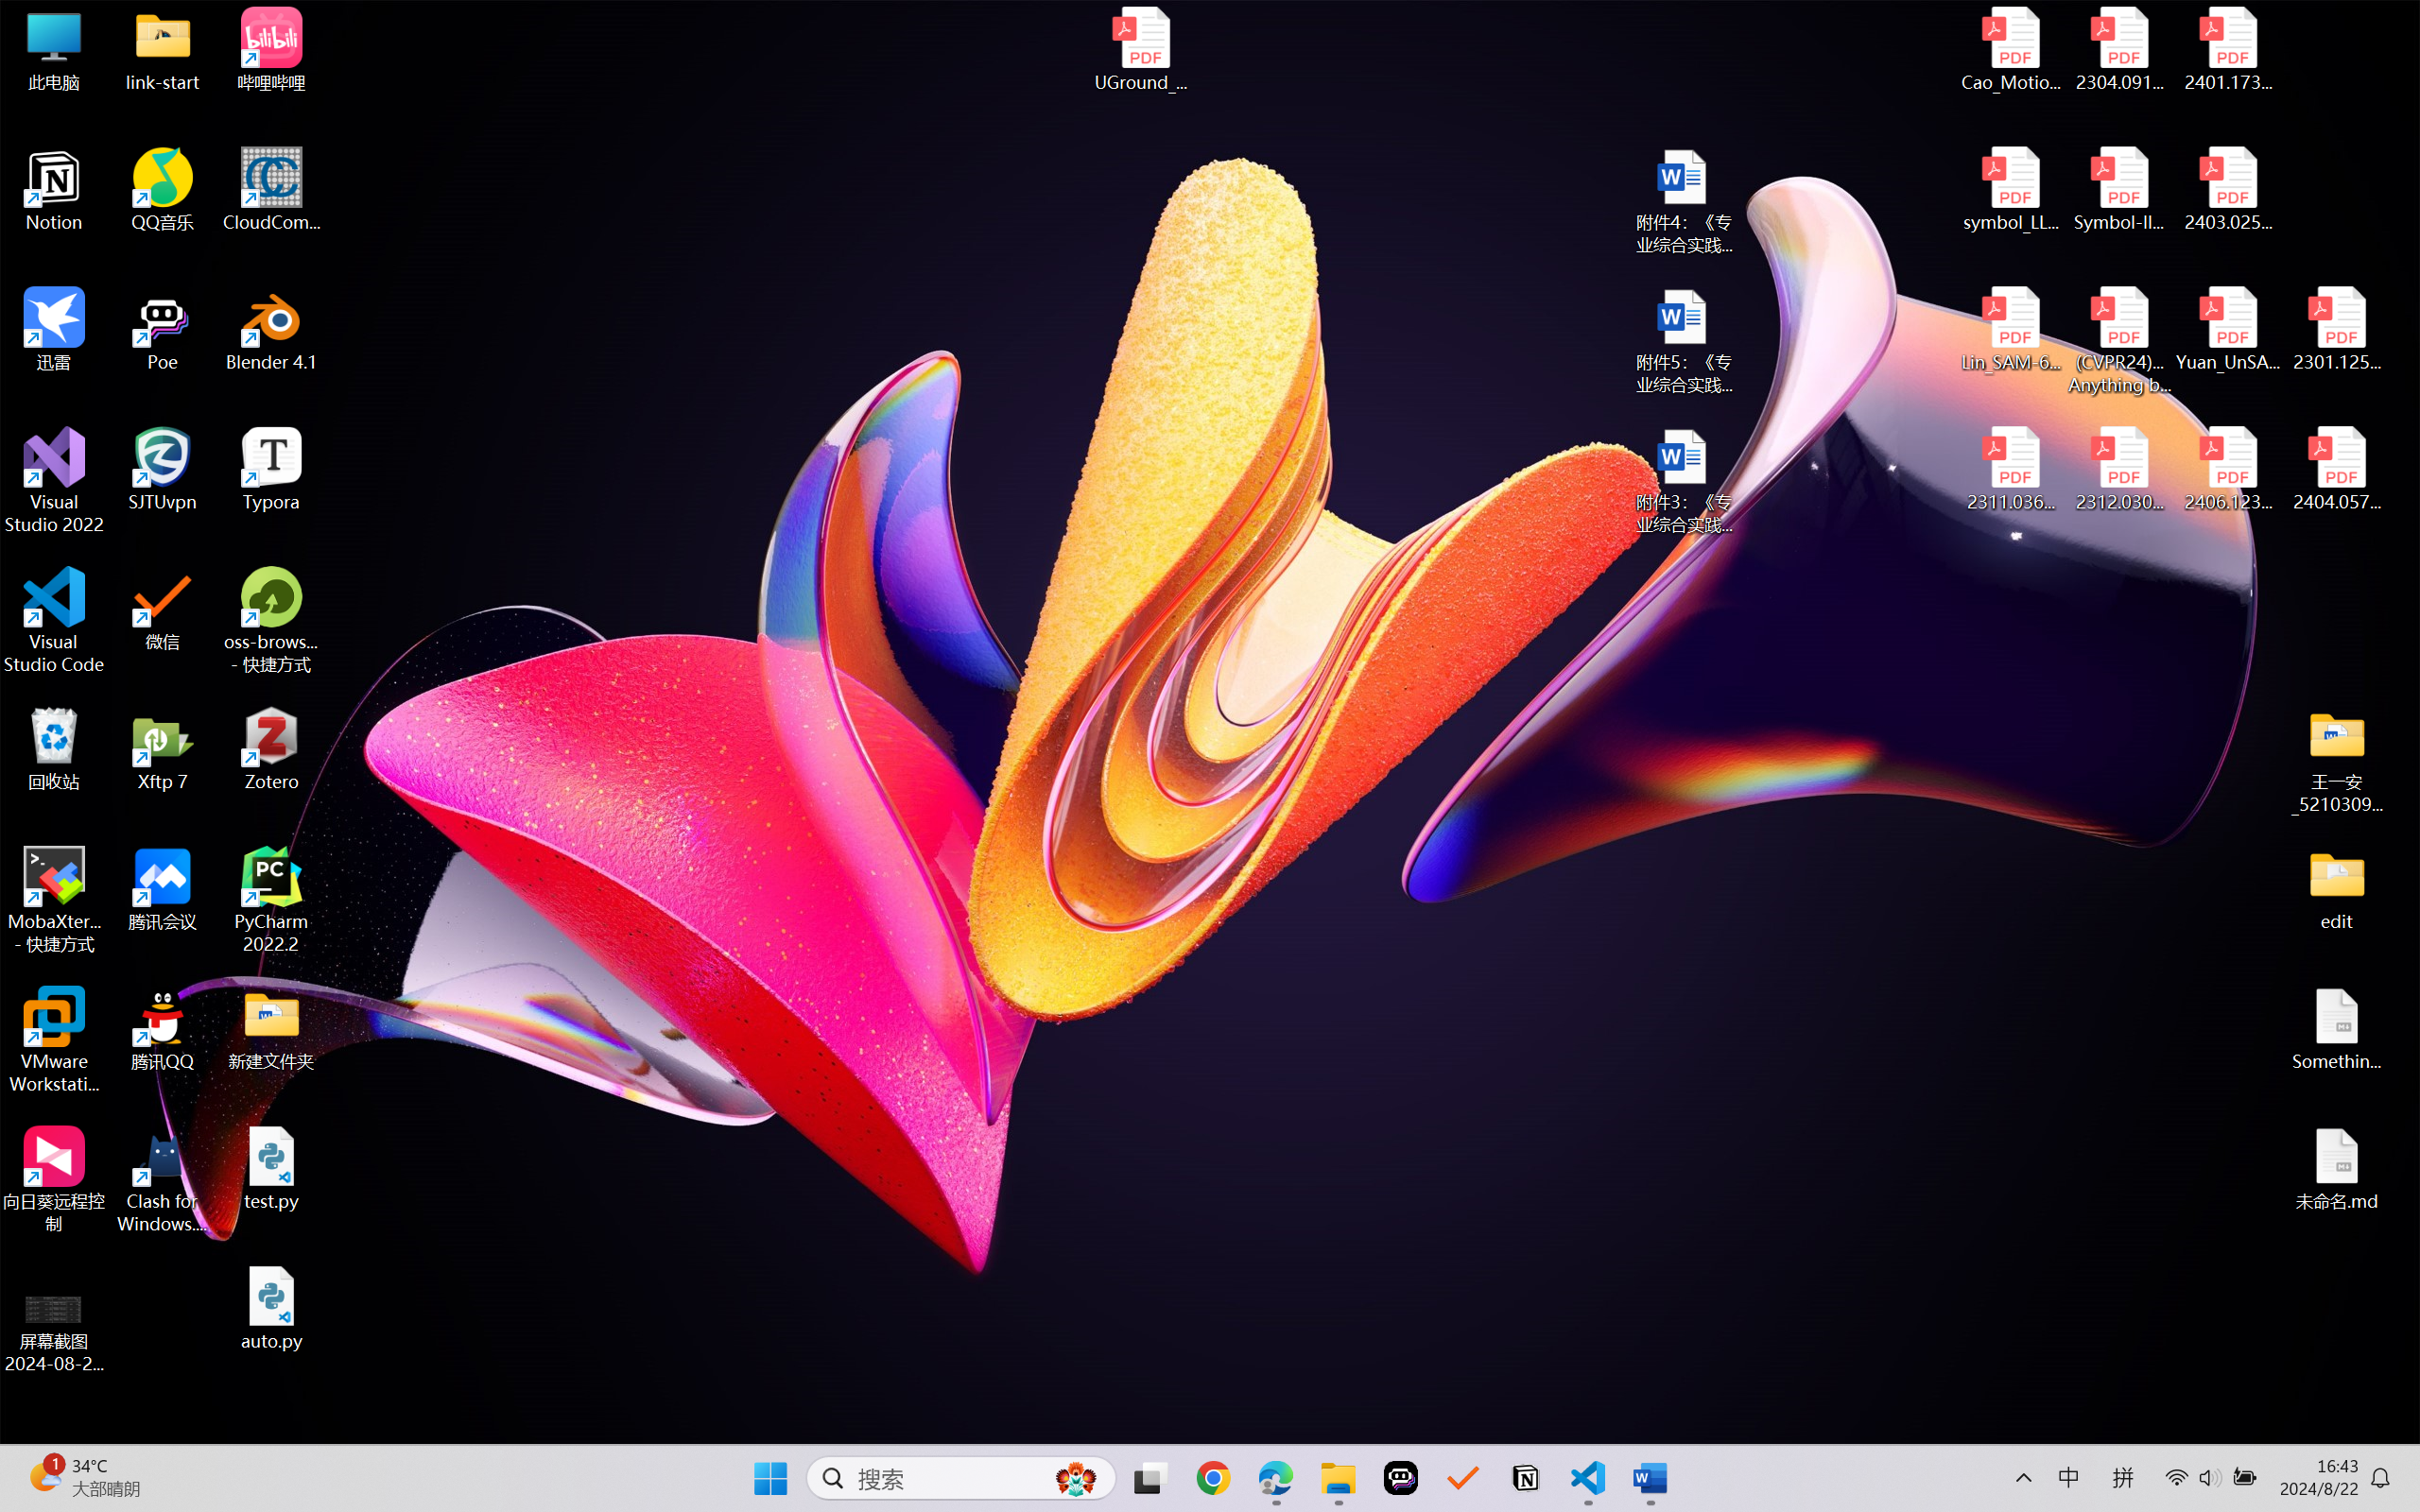  Describe the element at coordinates (53, 481) in the screenshot. I see `'Visual Studio 2022'` at that location.